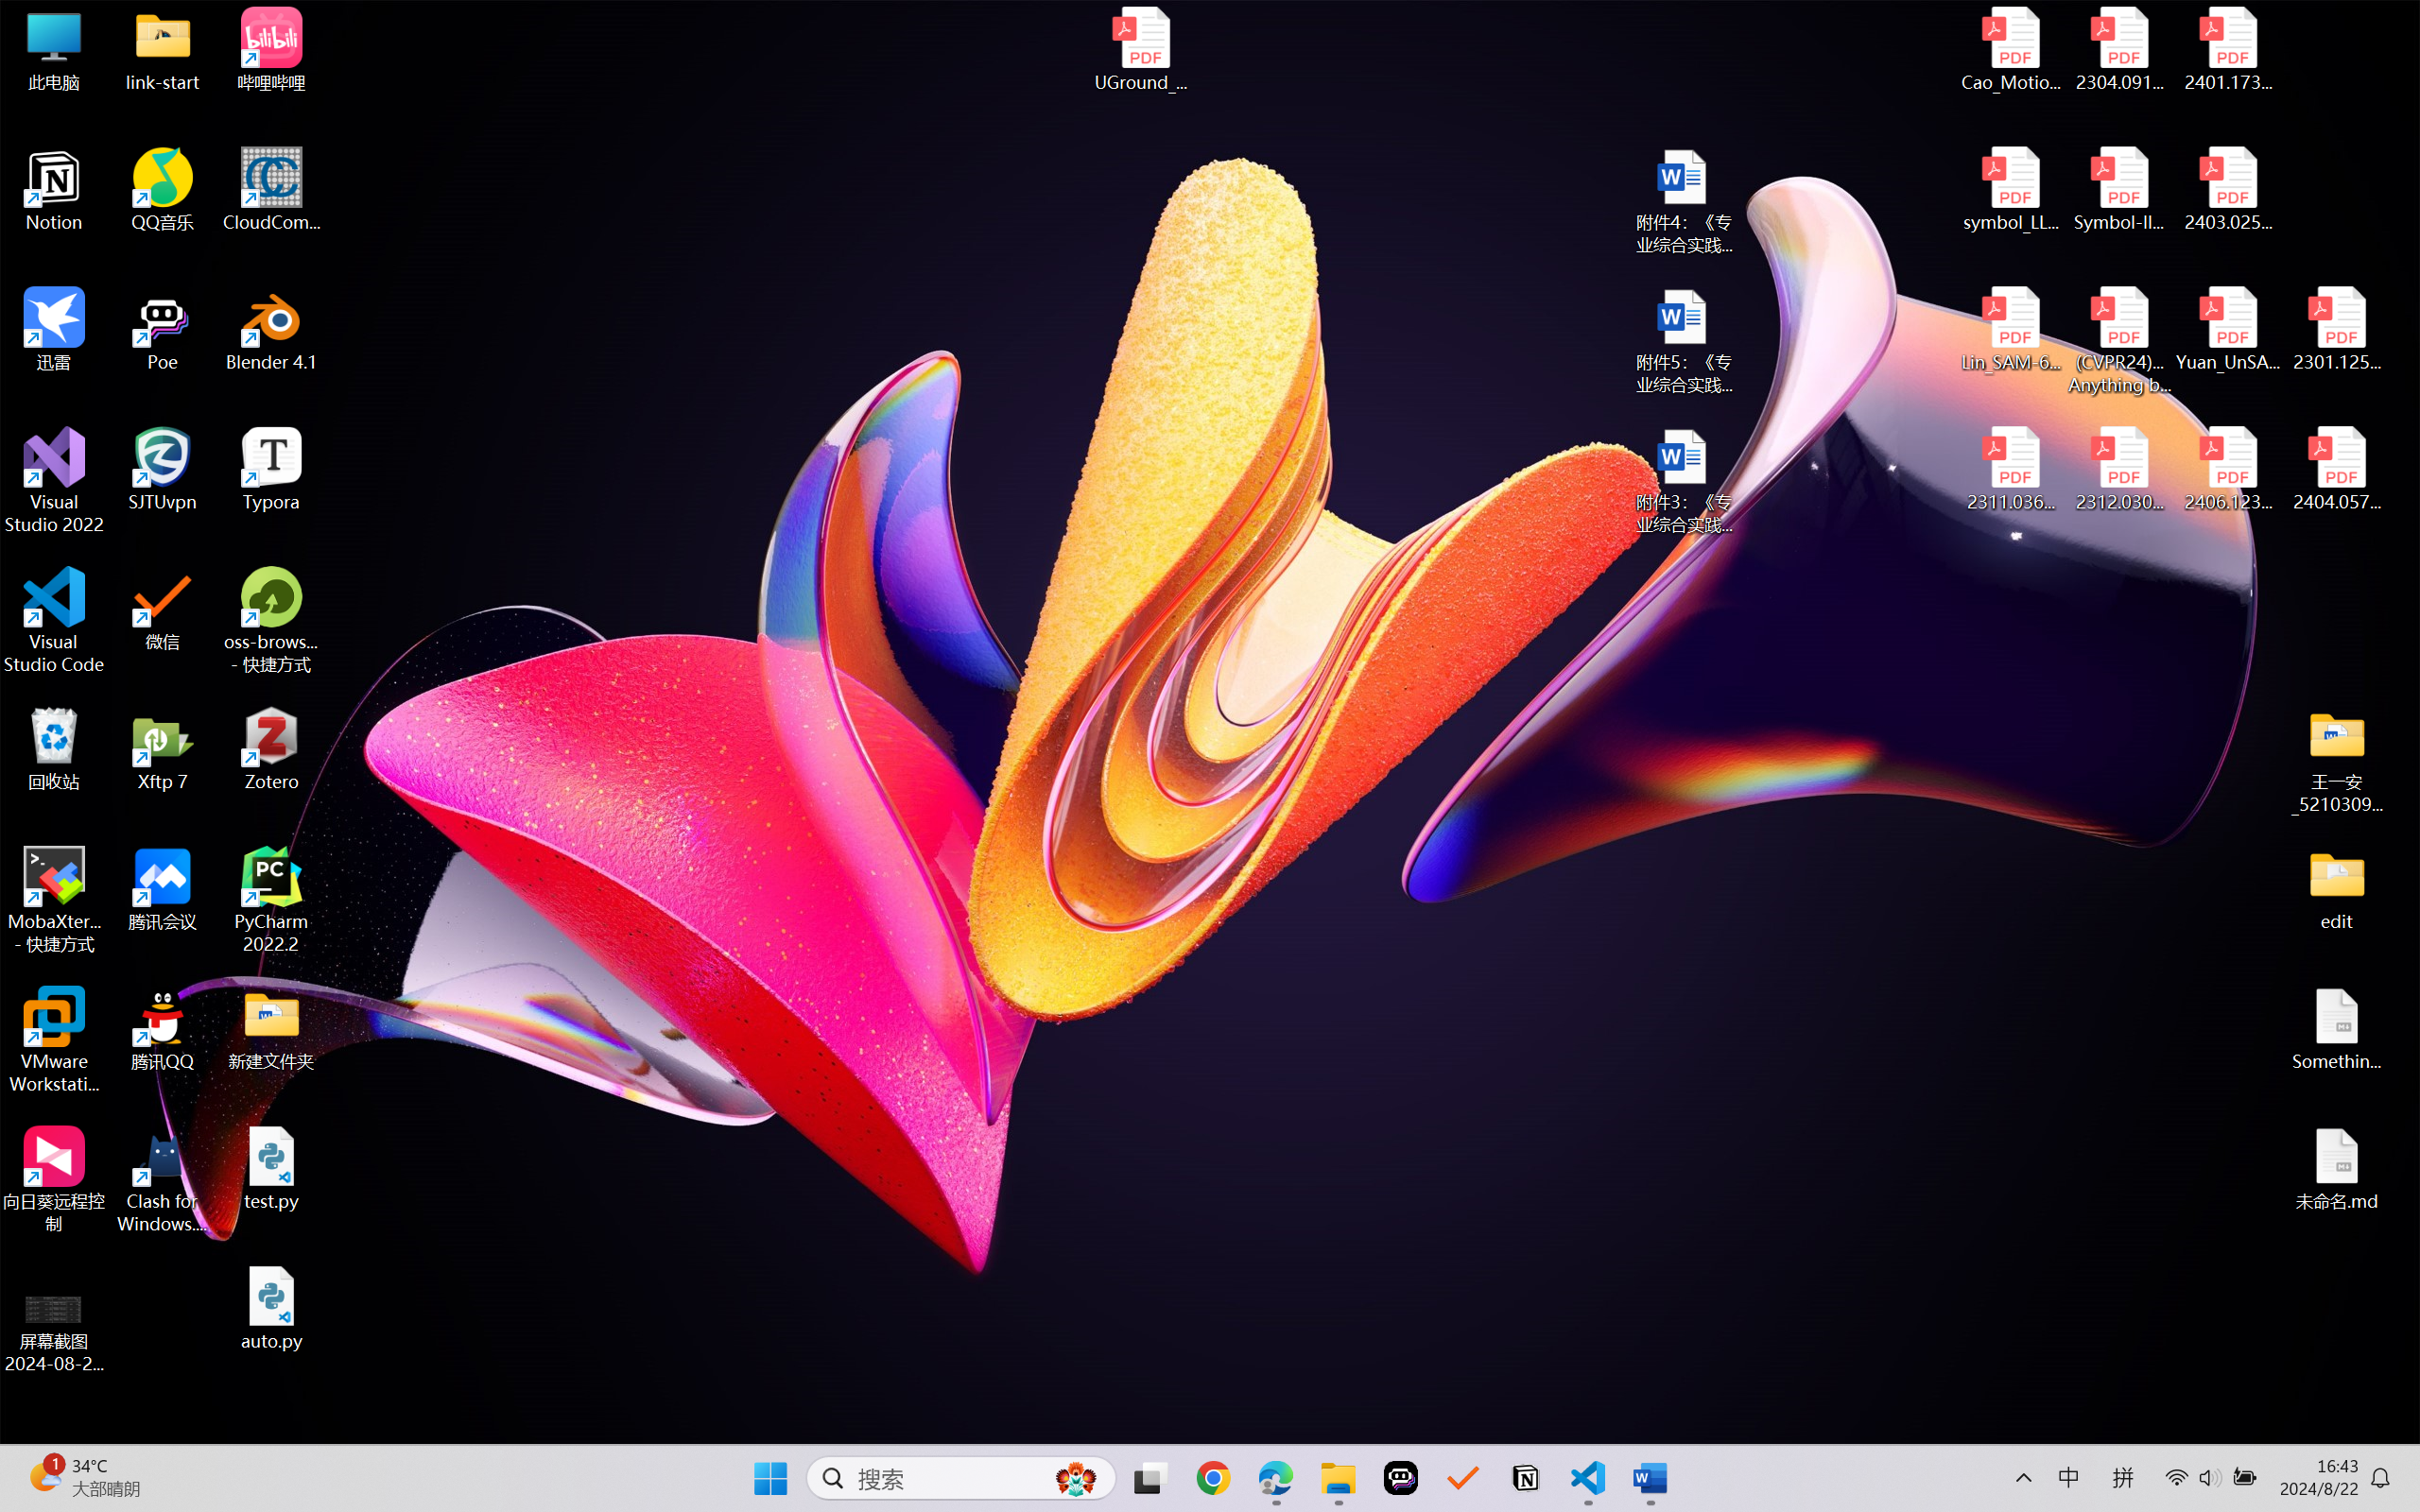  Describe the element at coordinates (53, 481) in the screenshot. I see `'Visual Studio 2022'` at that location.